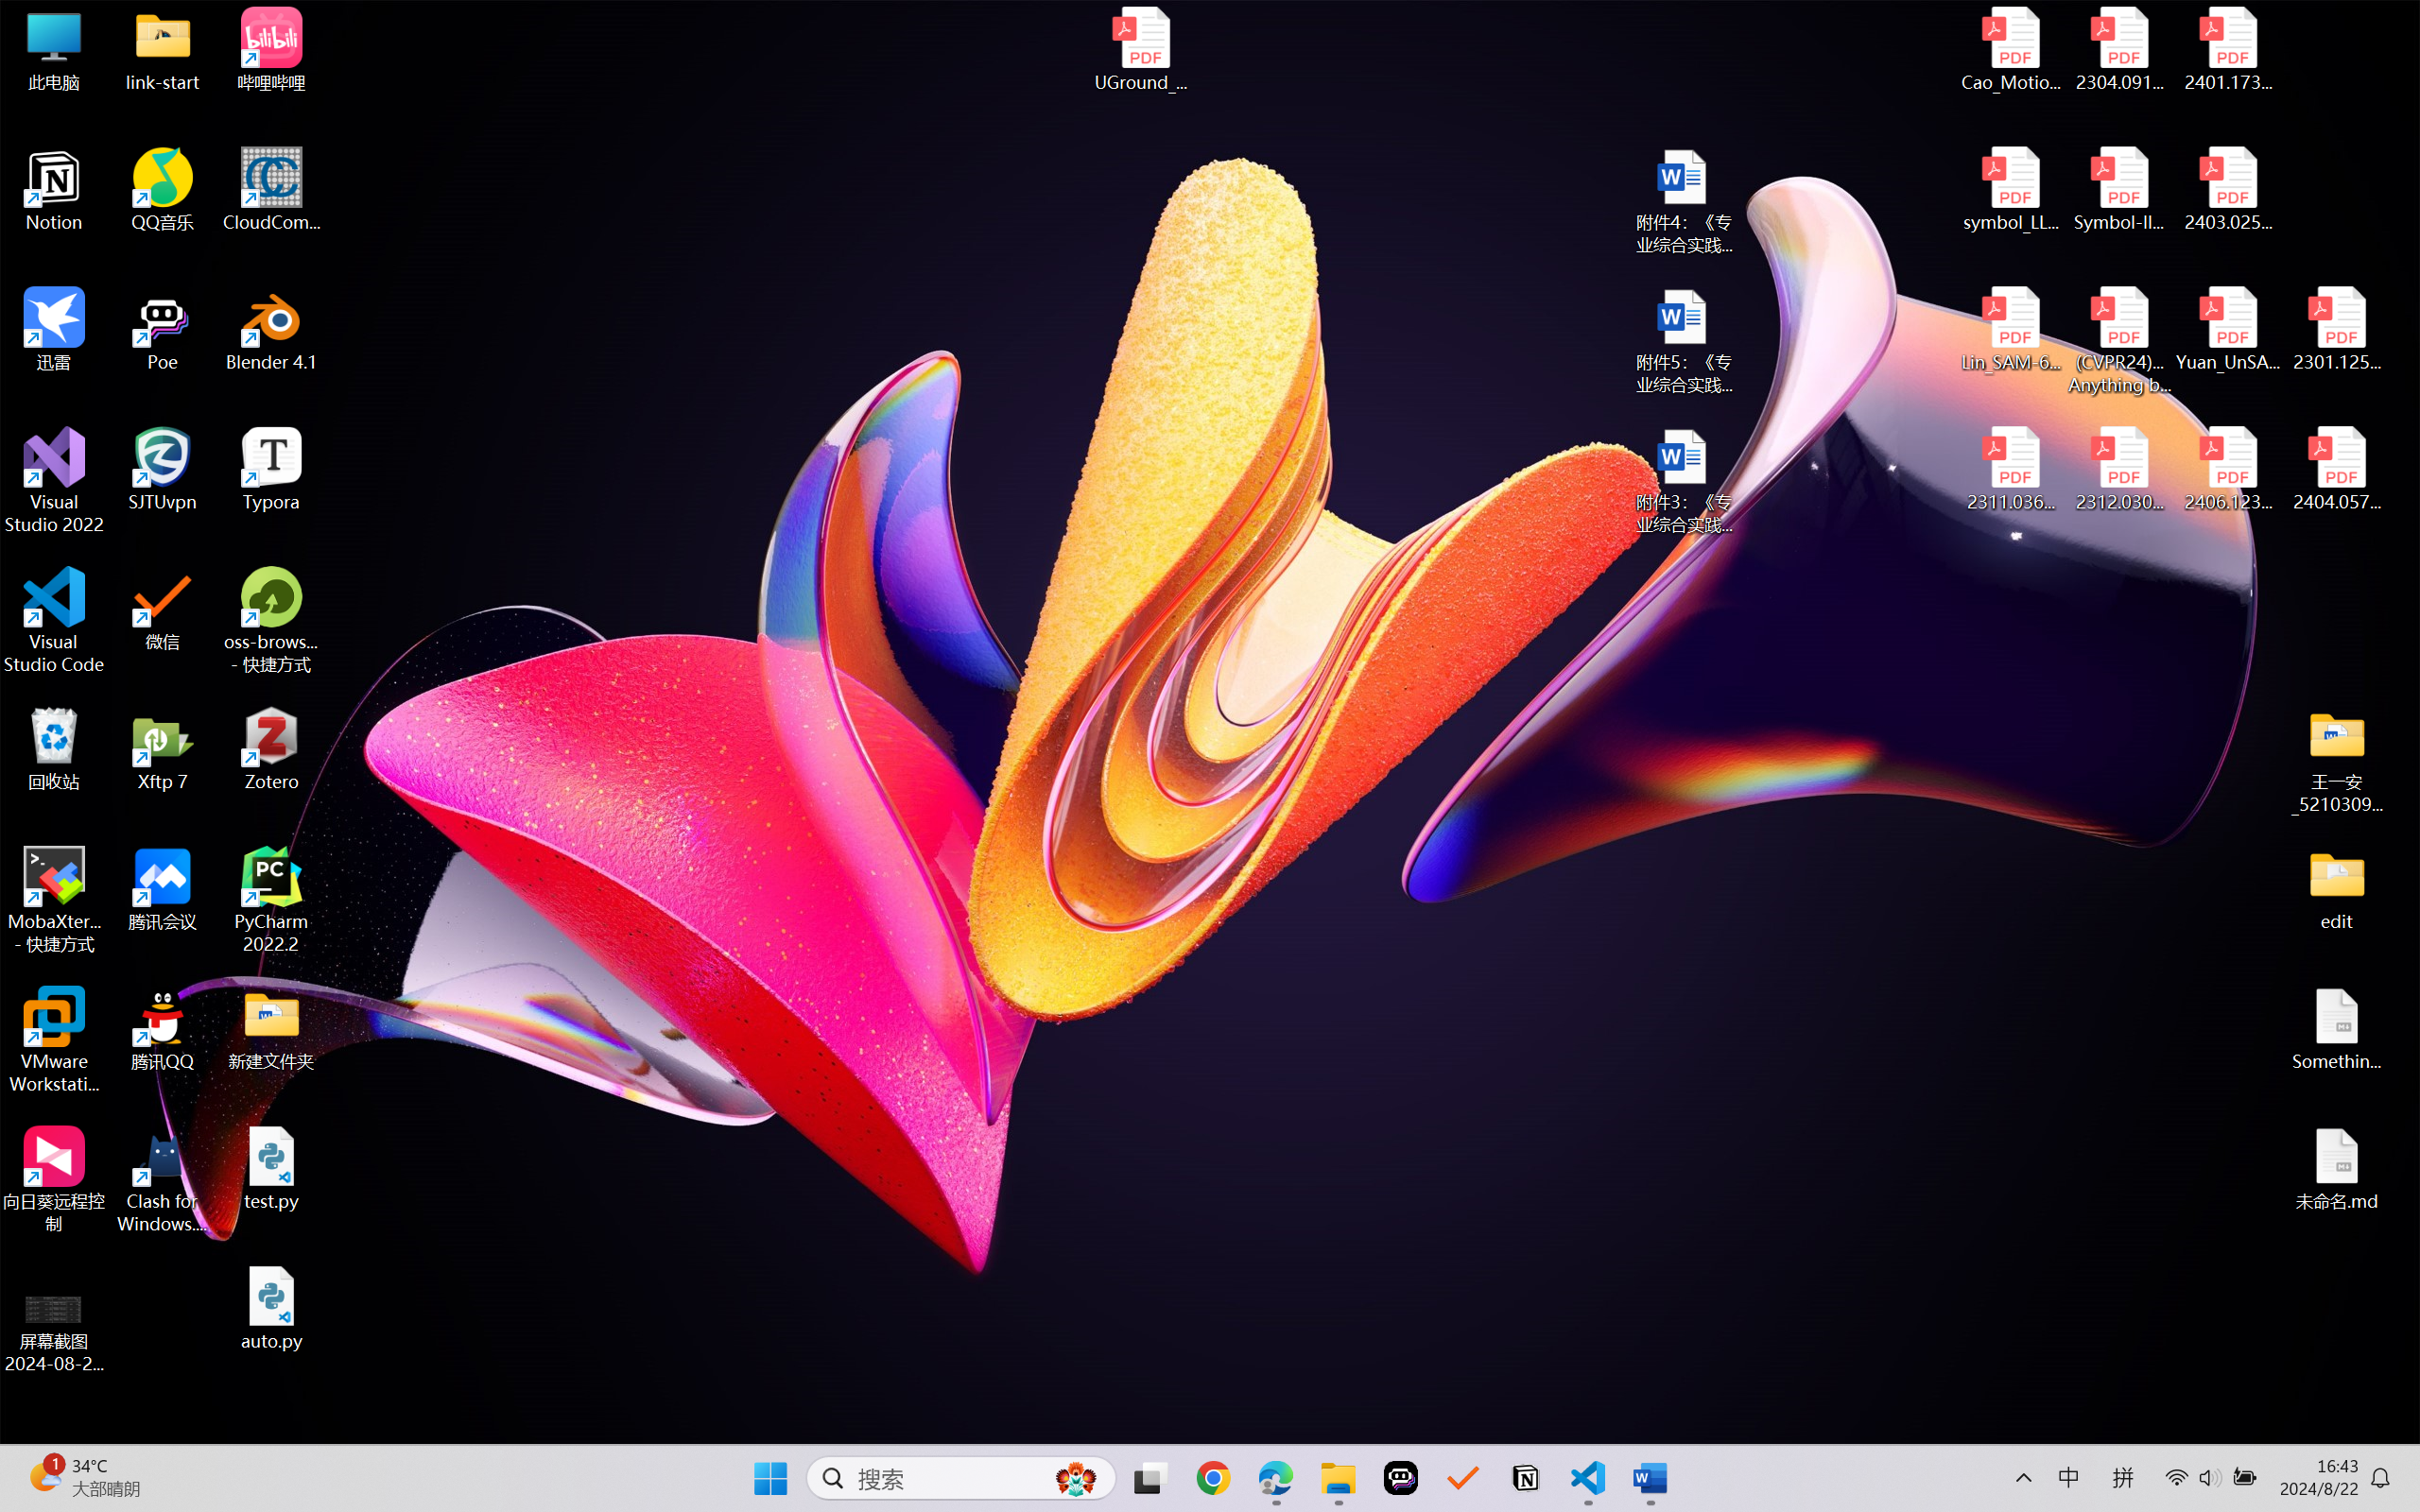  Describe the element at coordinates (53, 481) in the screenshot. I see `'Visual Studio 2022'` at that location.